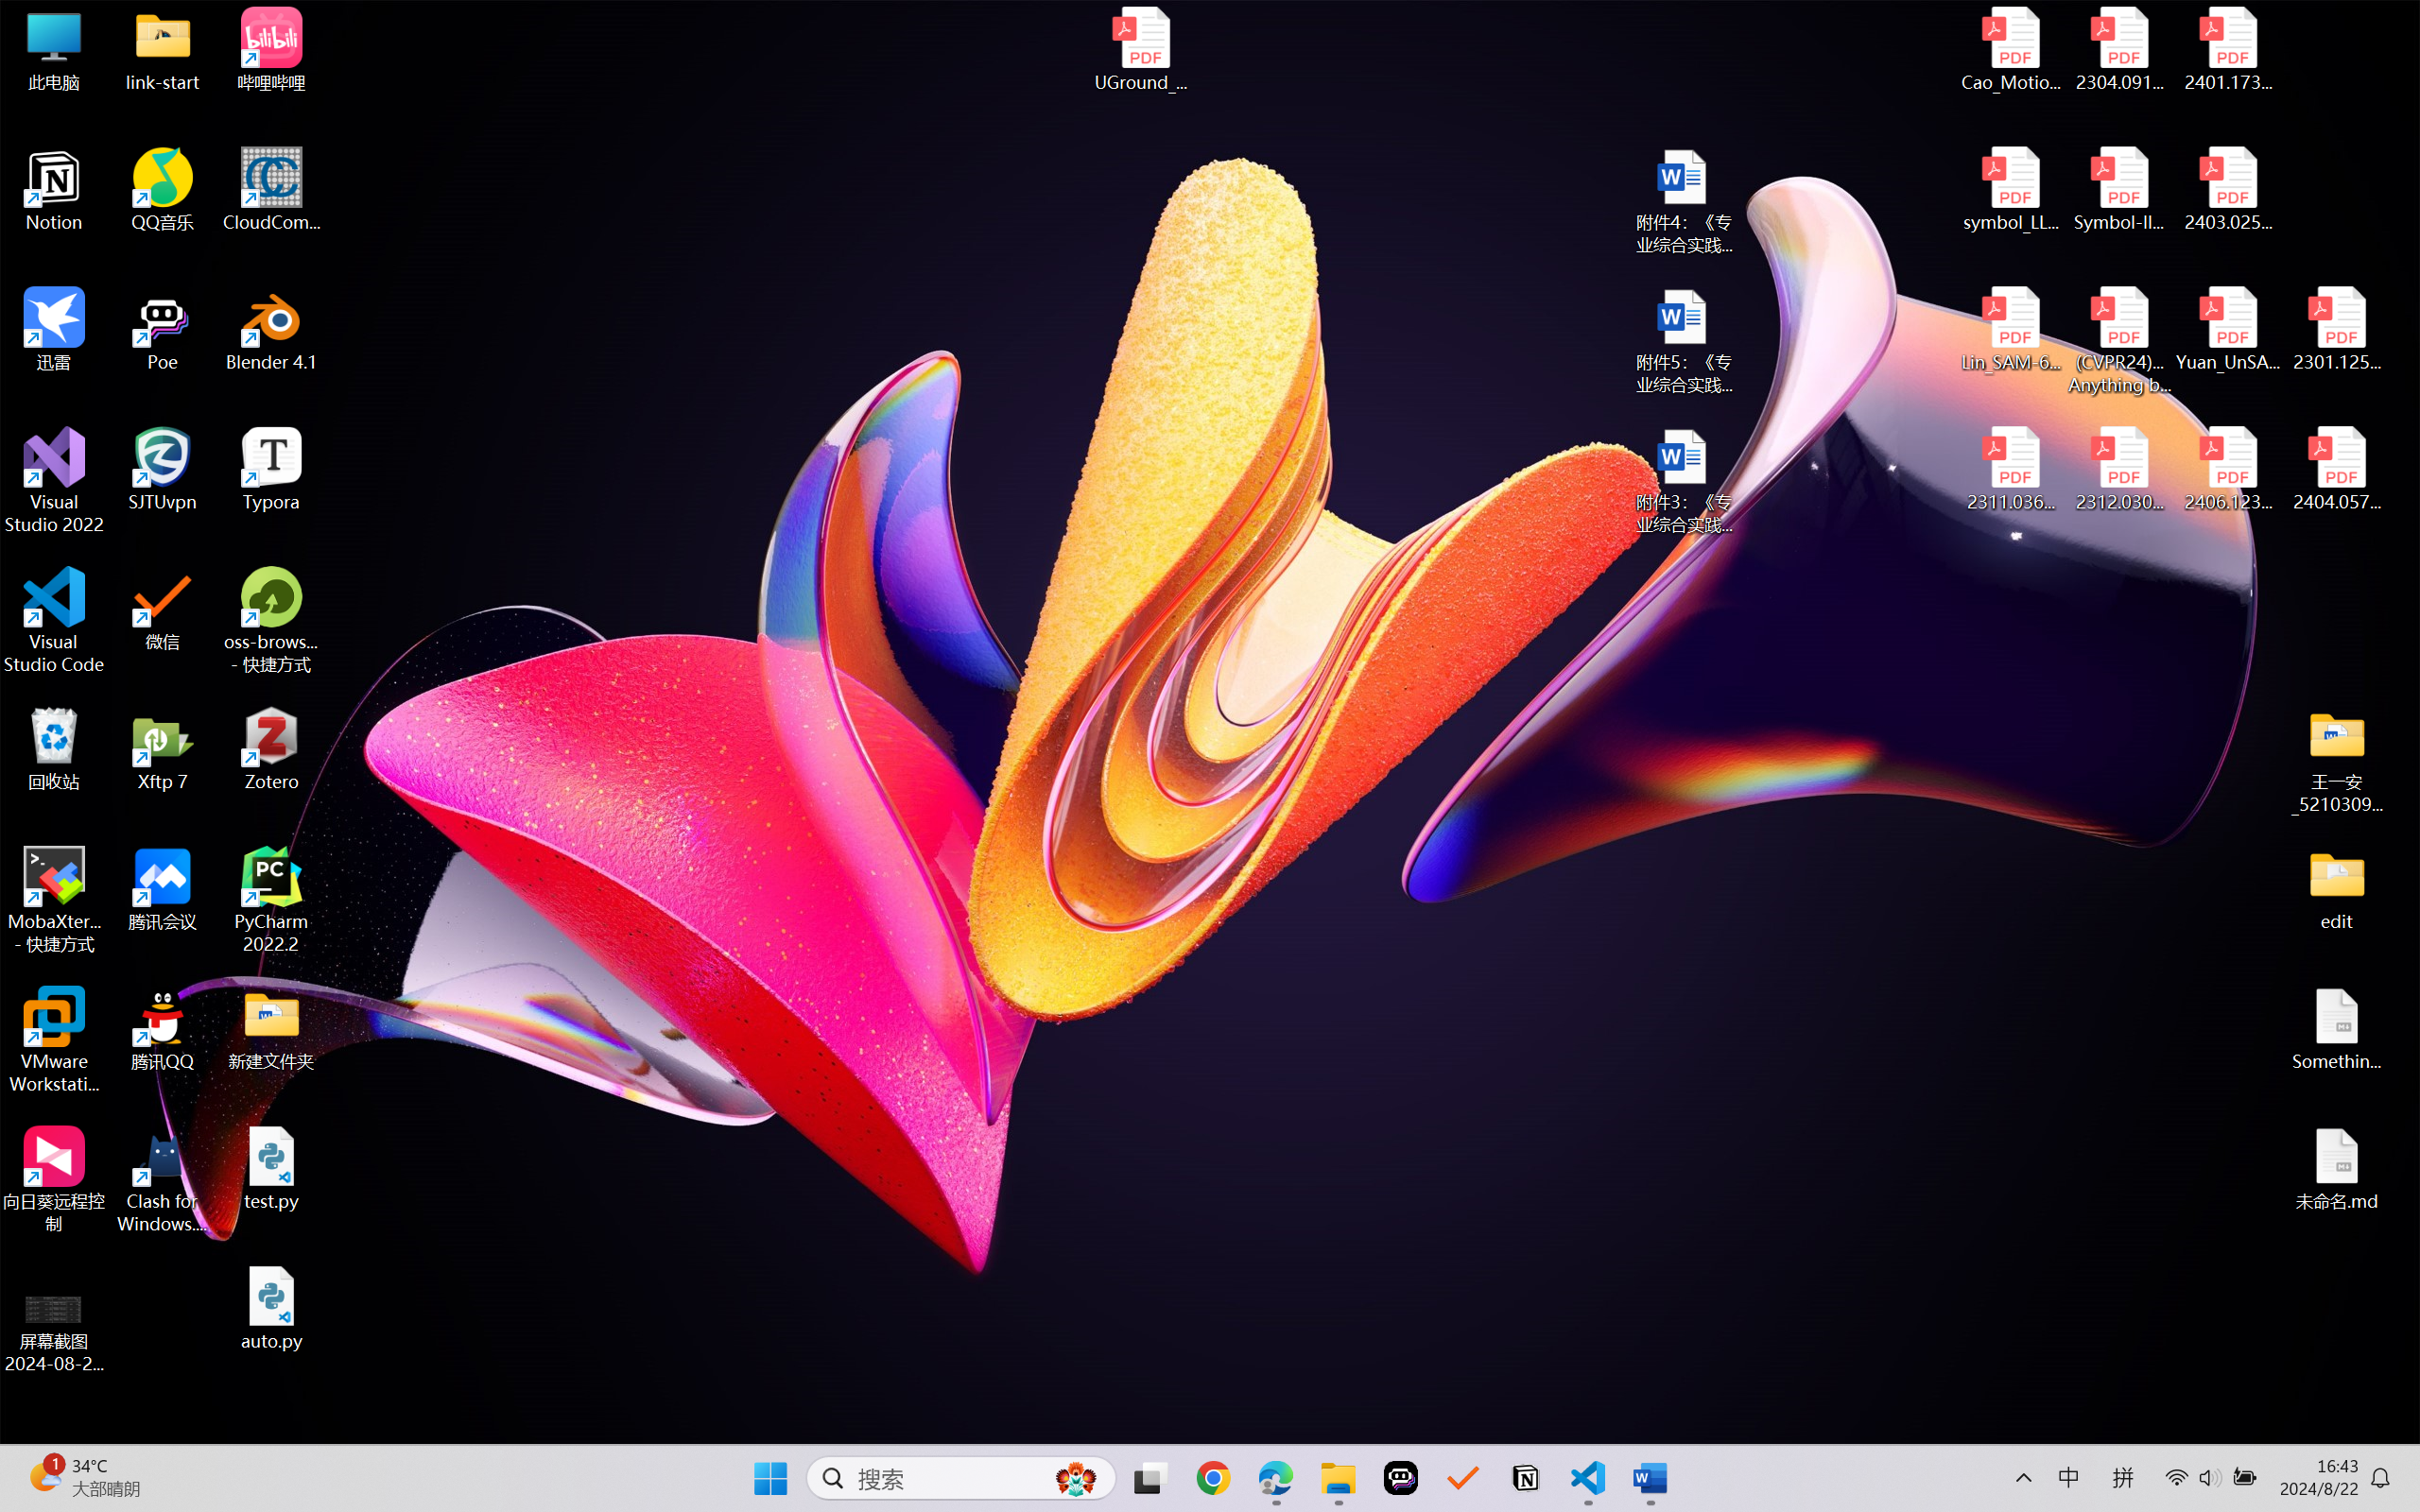  Describe the element at coordinates (53, 481) in the screenshot. I see `'Visual Studio 2022'` at that location.